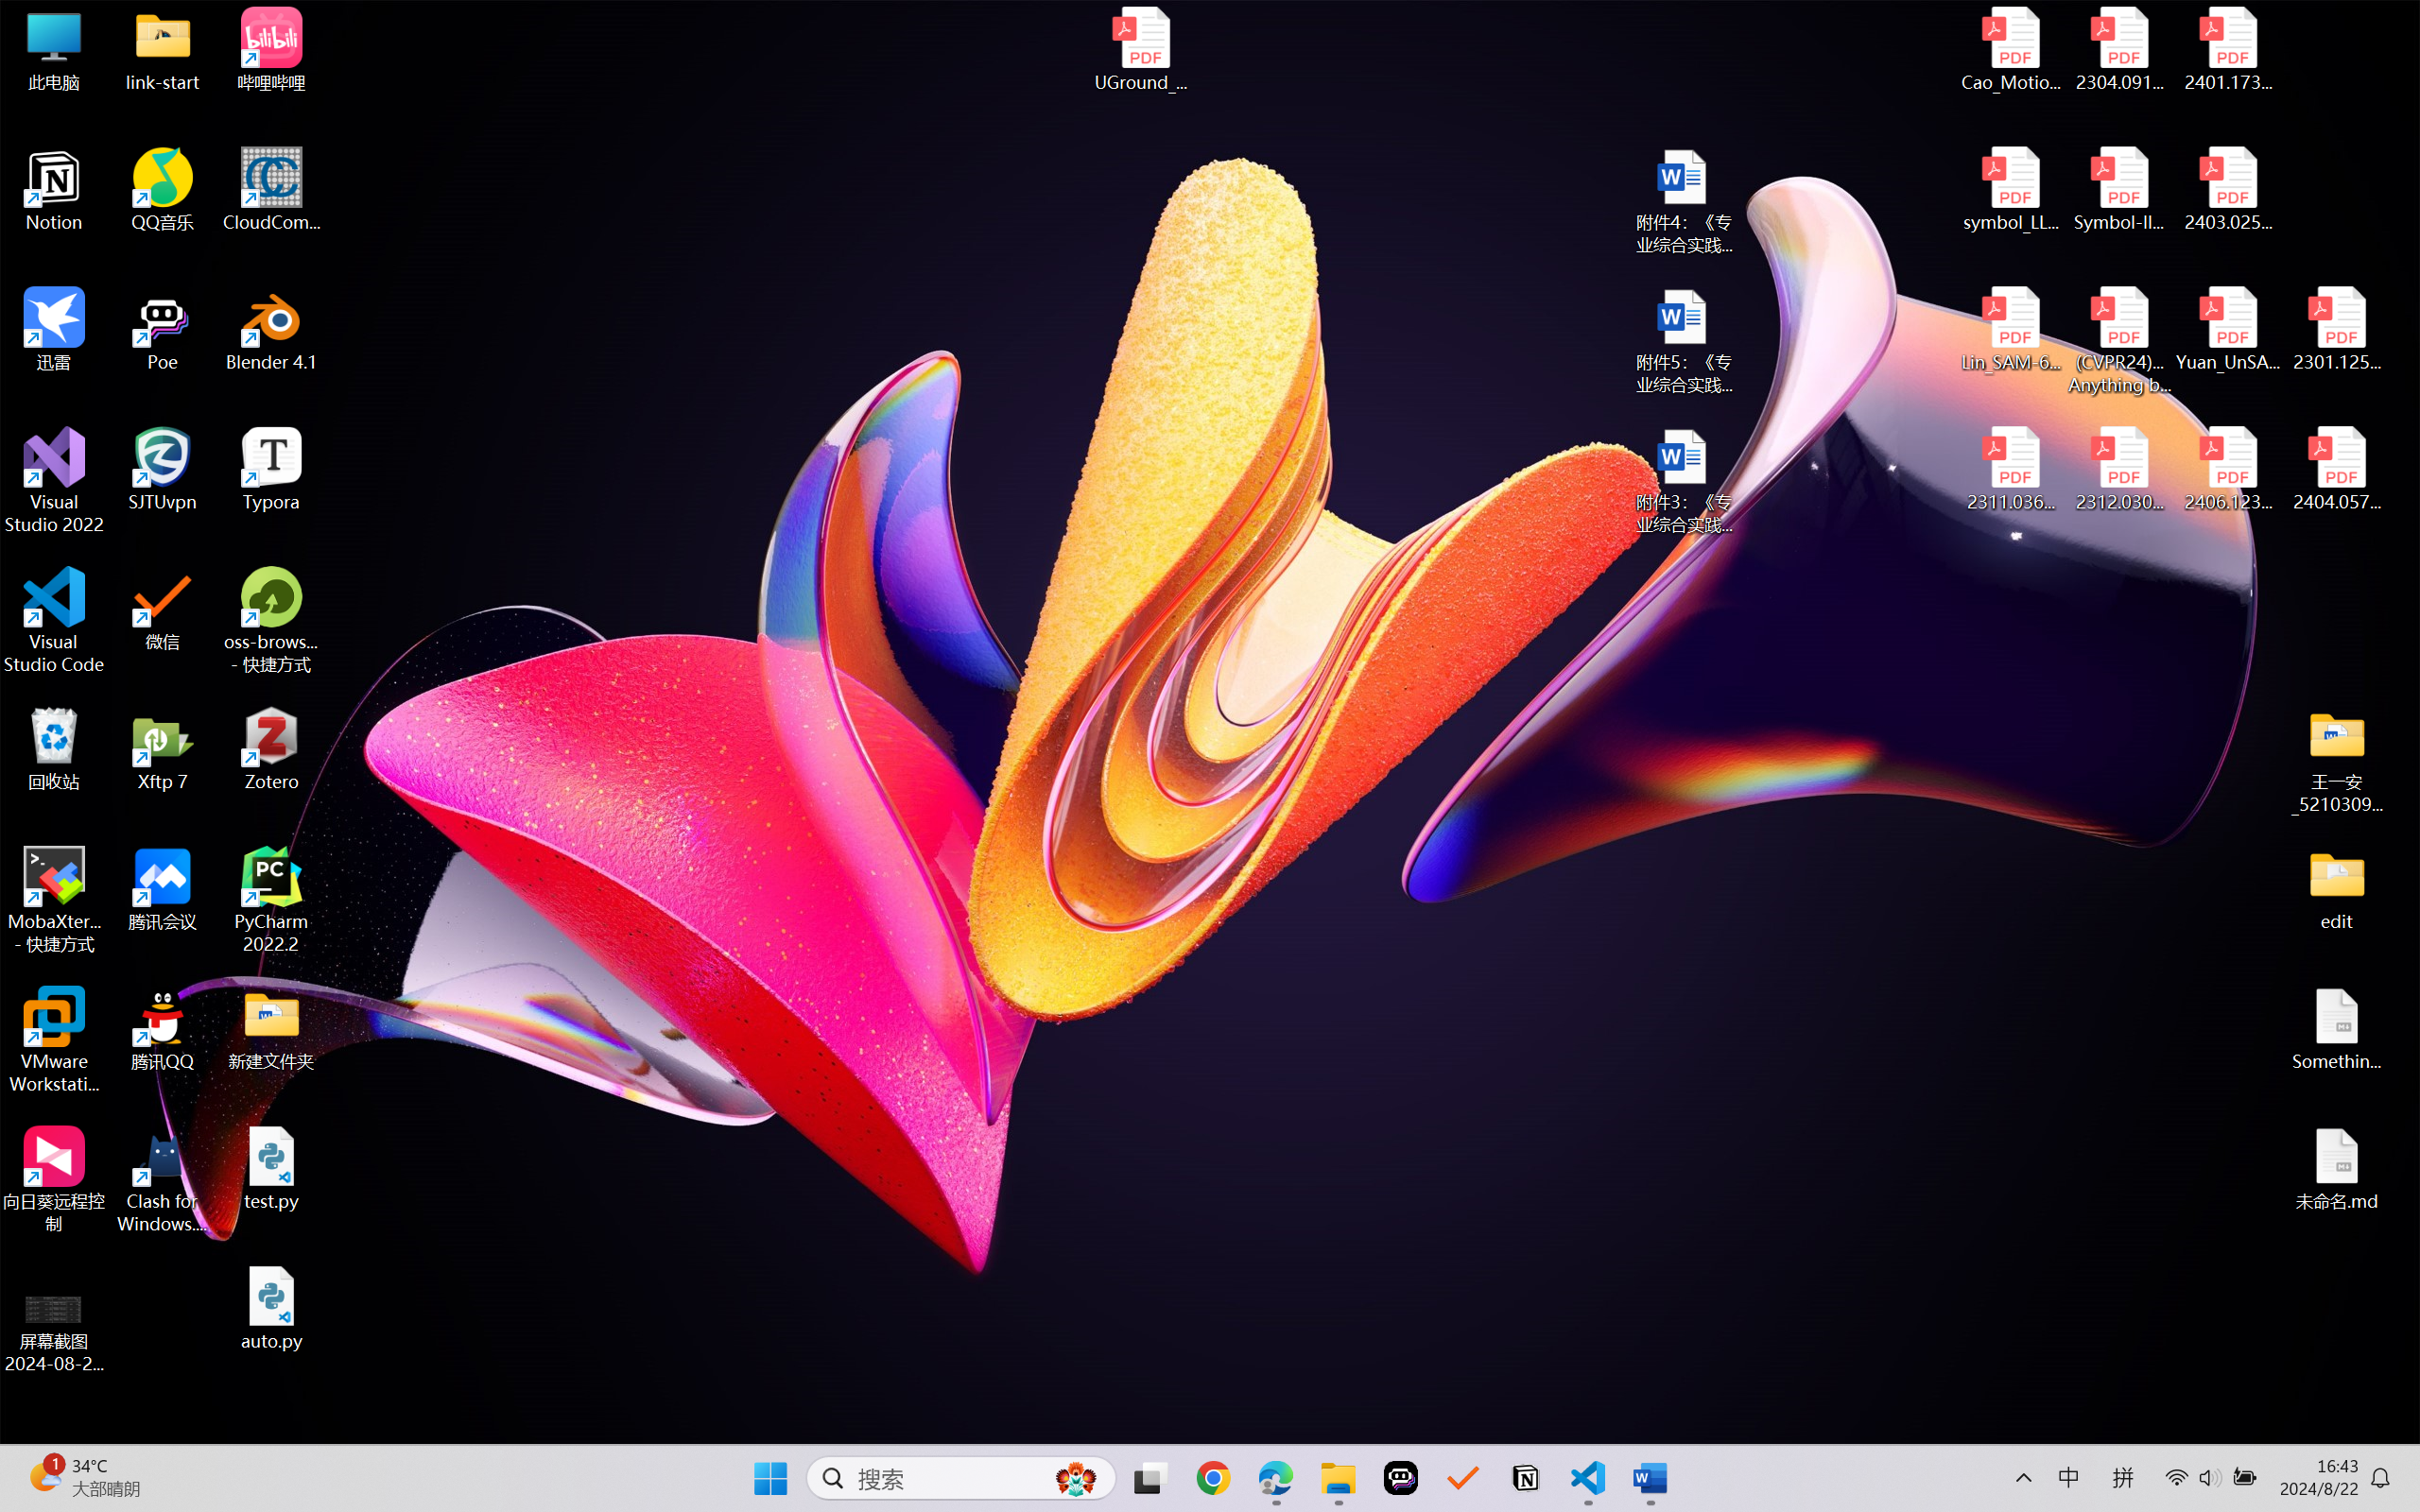  Describe the element at coordinates (53, 481) in the screenshot. I see `'Visual Studio 2022'` at that location.